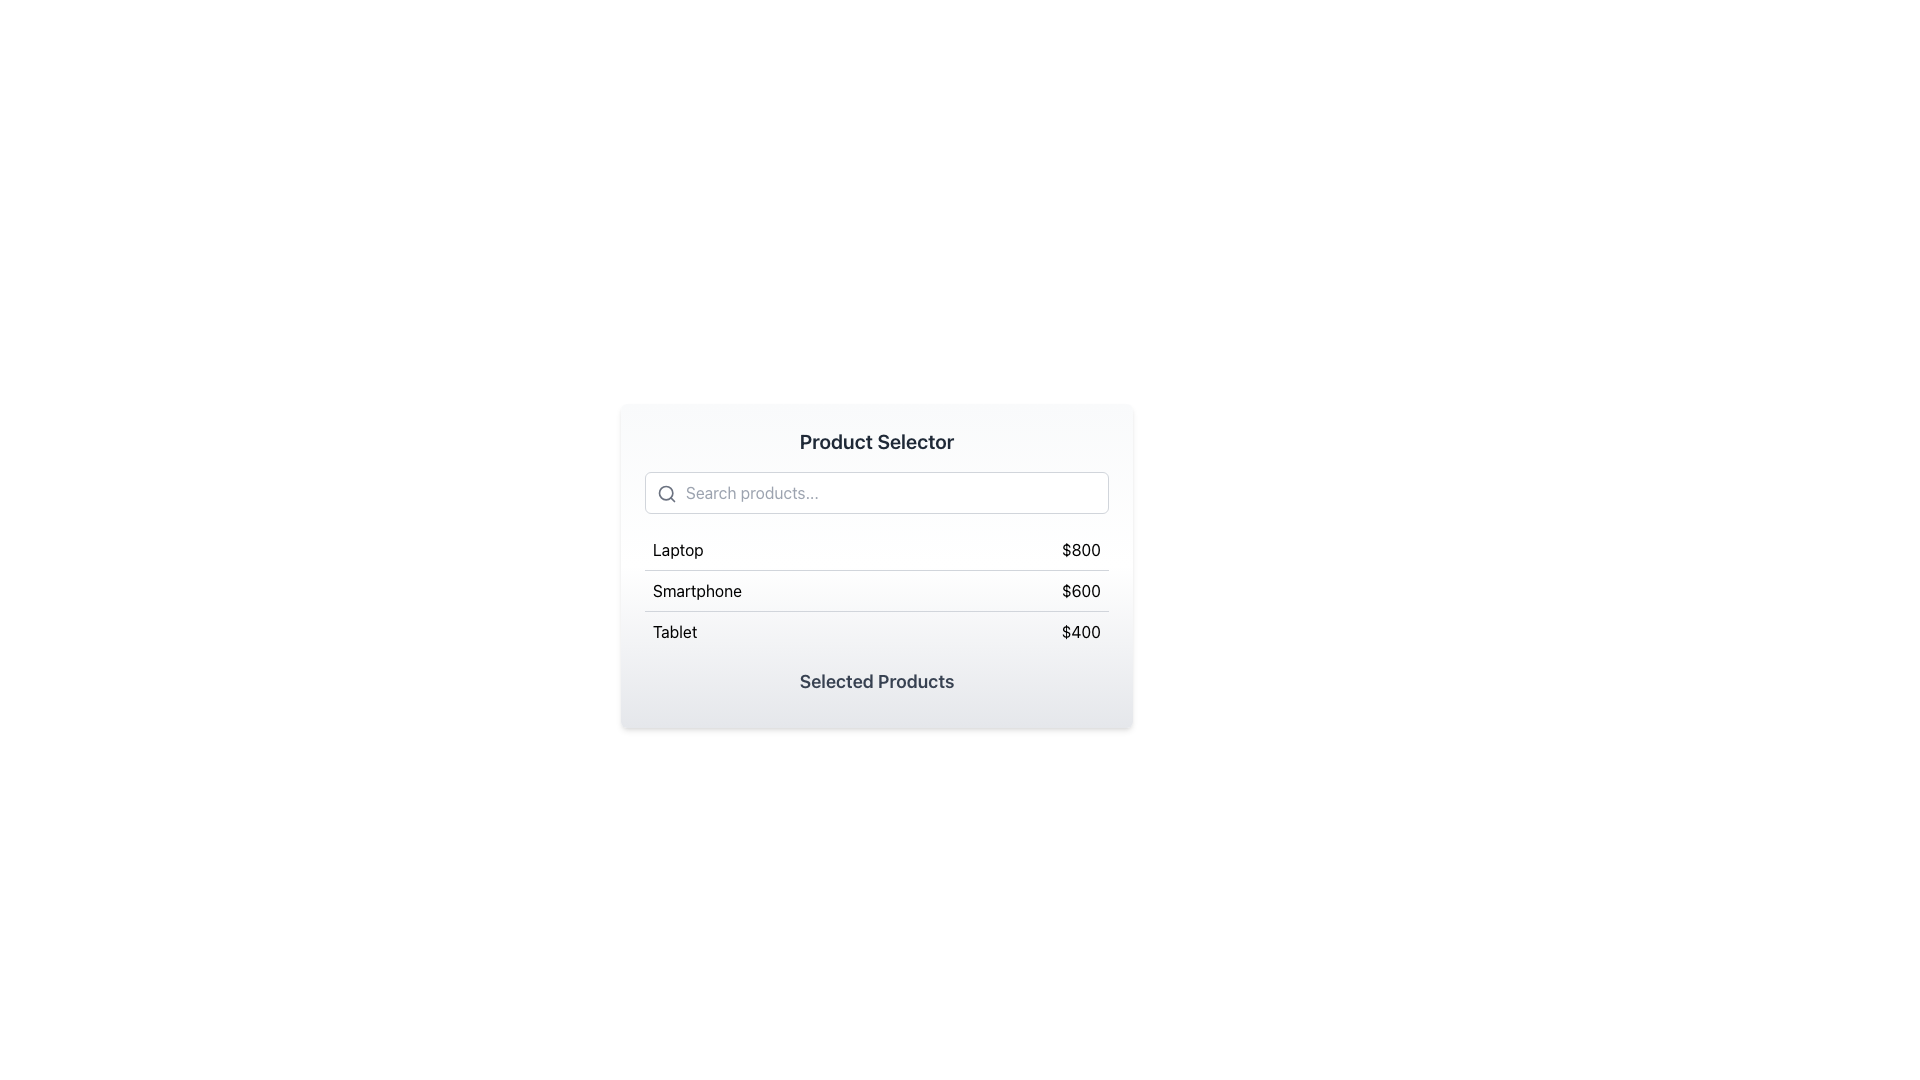 Image resolution: width=1920 pixels, height=1080 pixels. What do you see at coordinates (675, 632) in the screenshot?
I see `the product label located in the third row of the list, positioned to the left of the price '$400'` at bounding box center [675, 632].